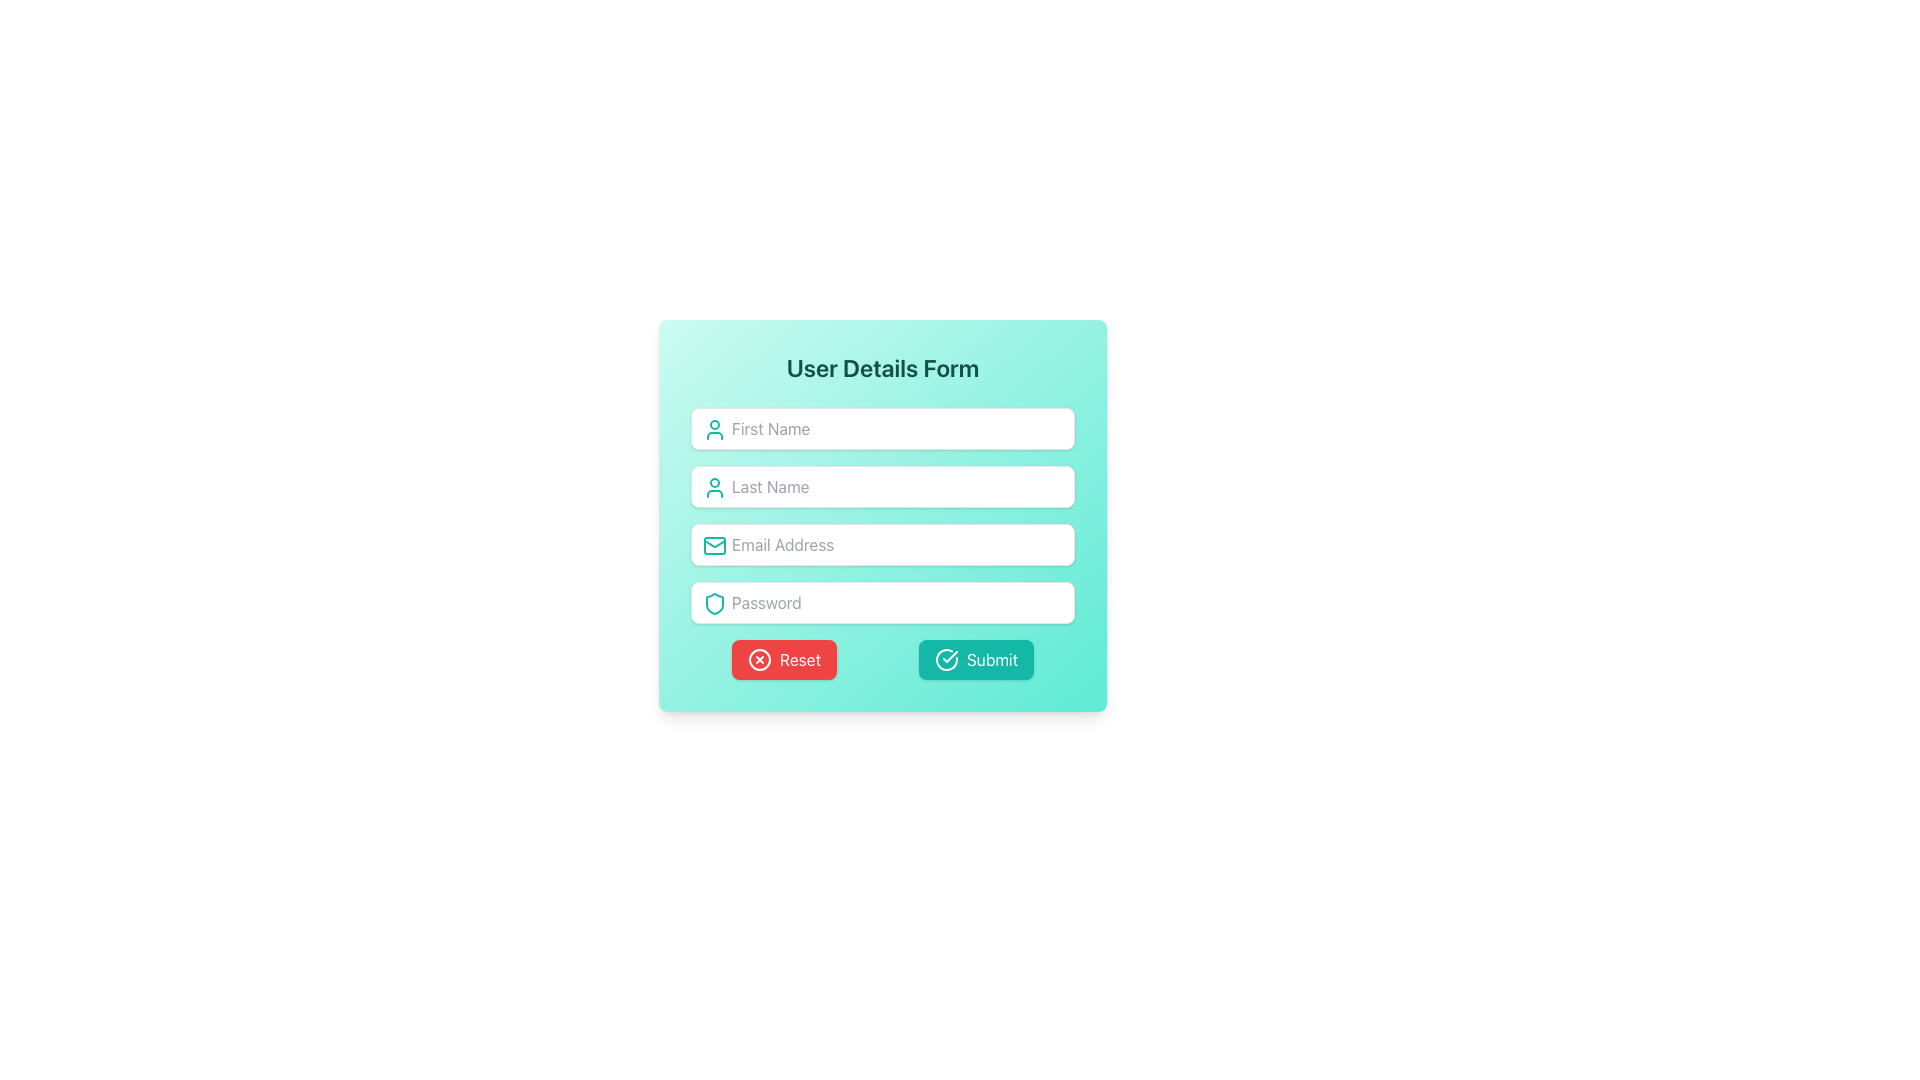  I want to click on the Decorative Icon indicating the Last Name input field, which is positioned to the left and slightly above the placeholder text, so click(715, 488).